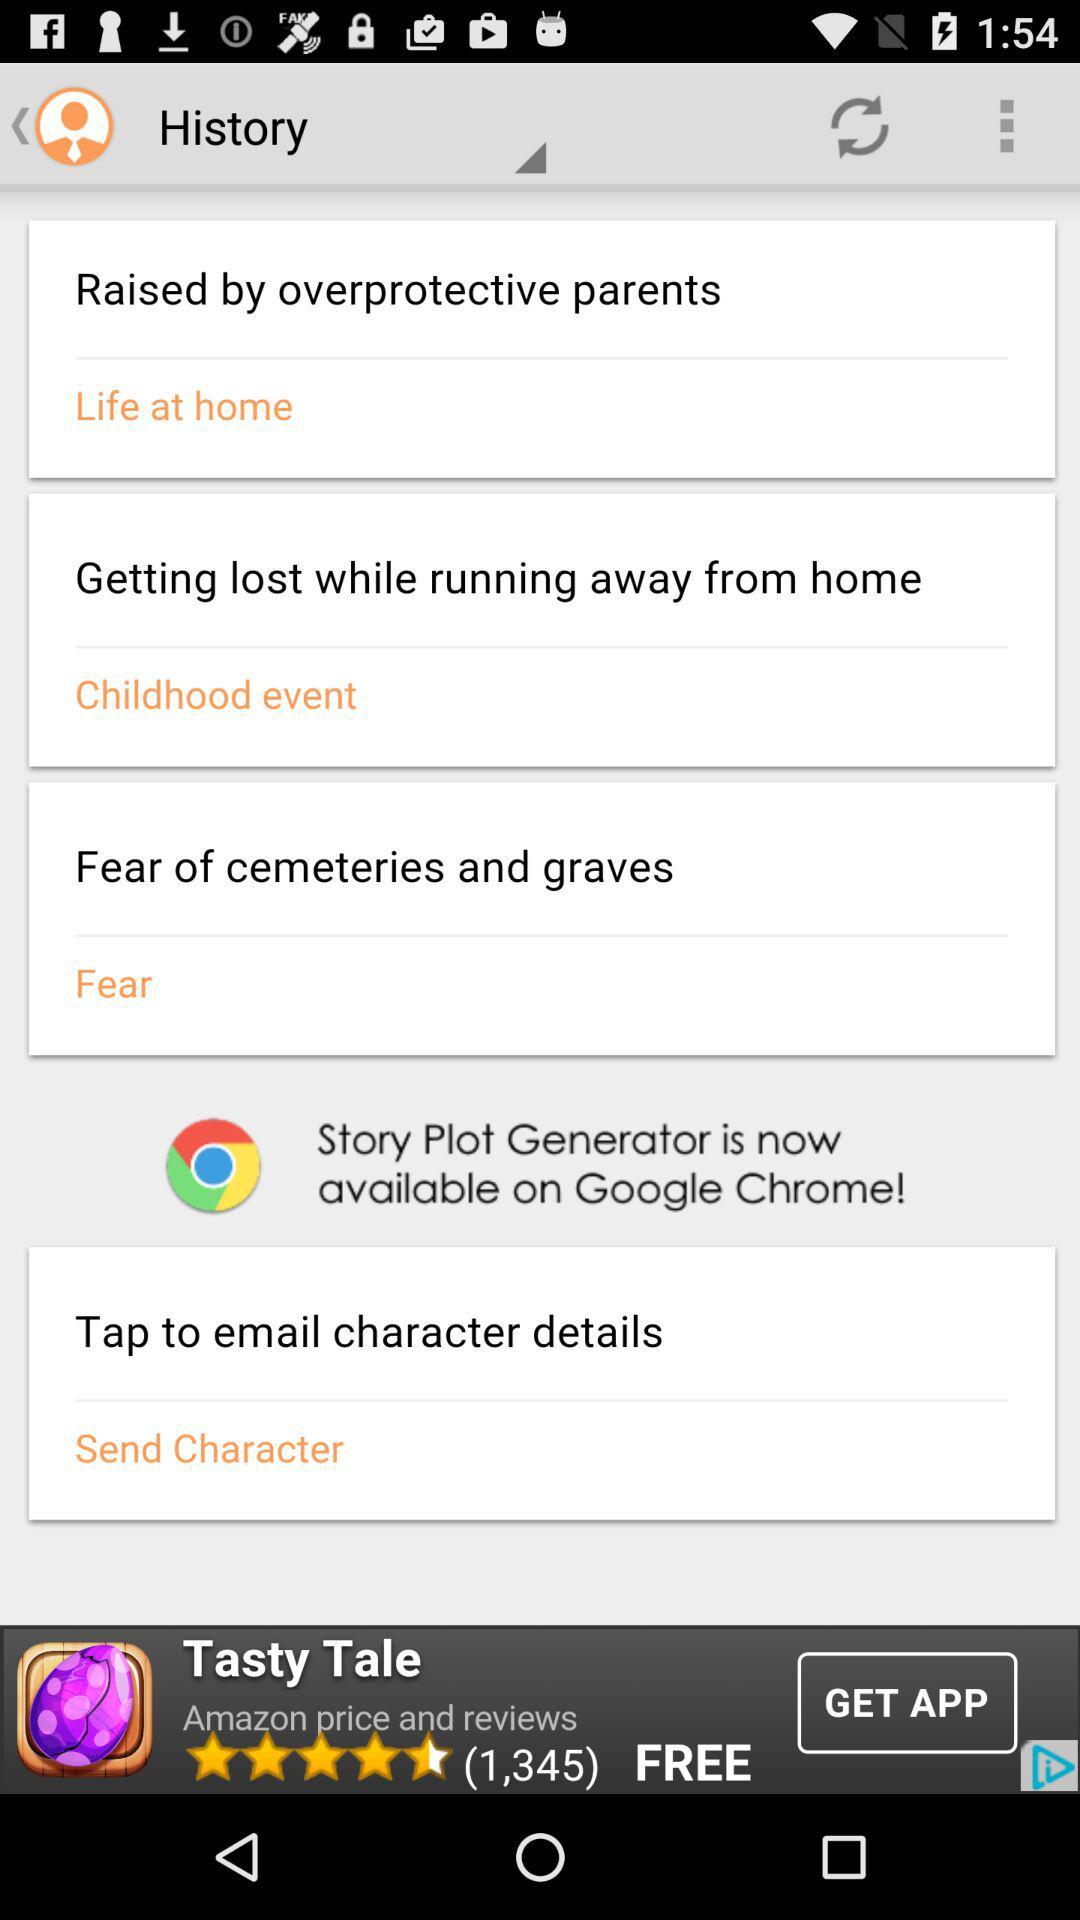 The height and width of the screenshot is (1920, 1080). Describe the element at coordinates (540, 905) in the screenshot. I see `screen page` at that location.